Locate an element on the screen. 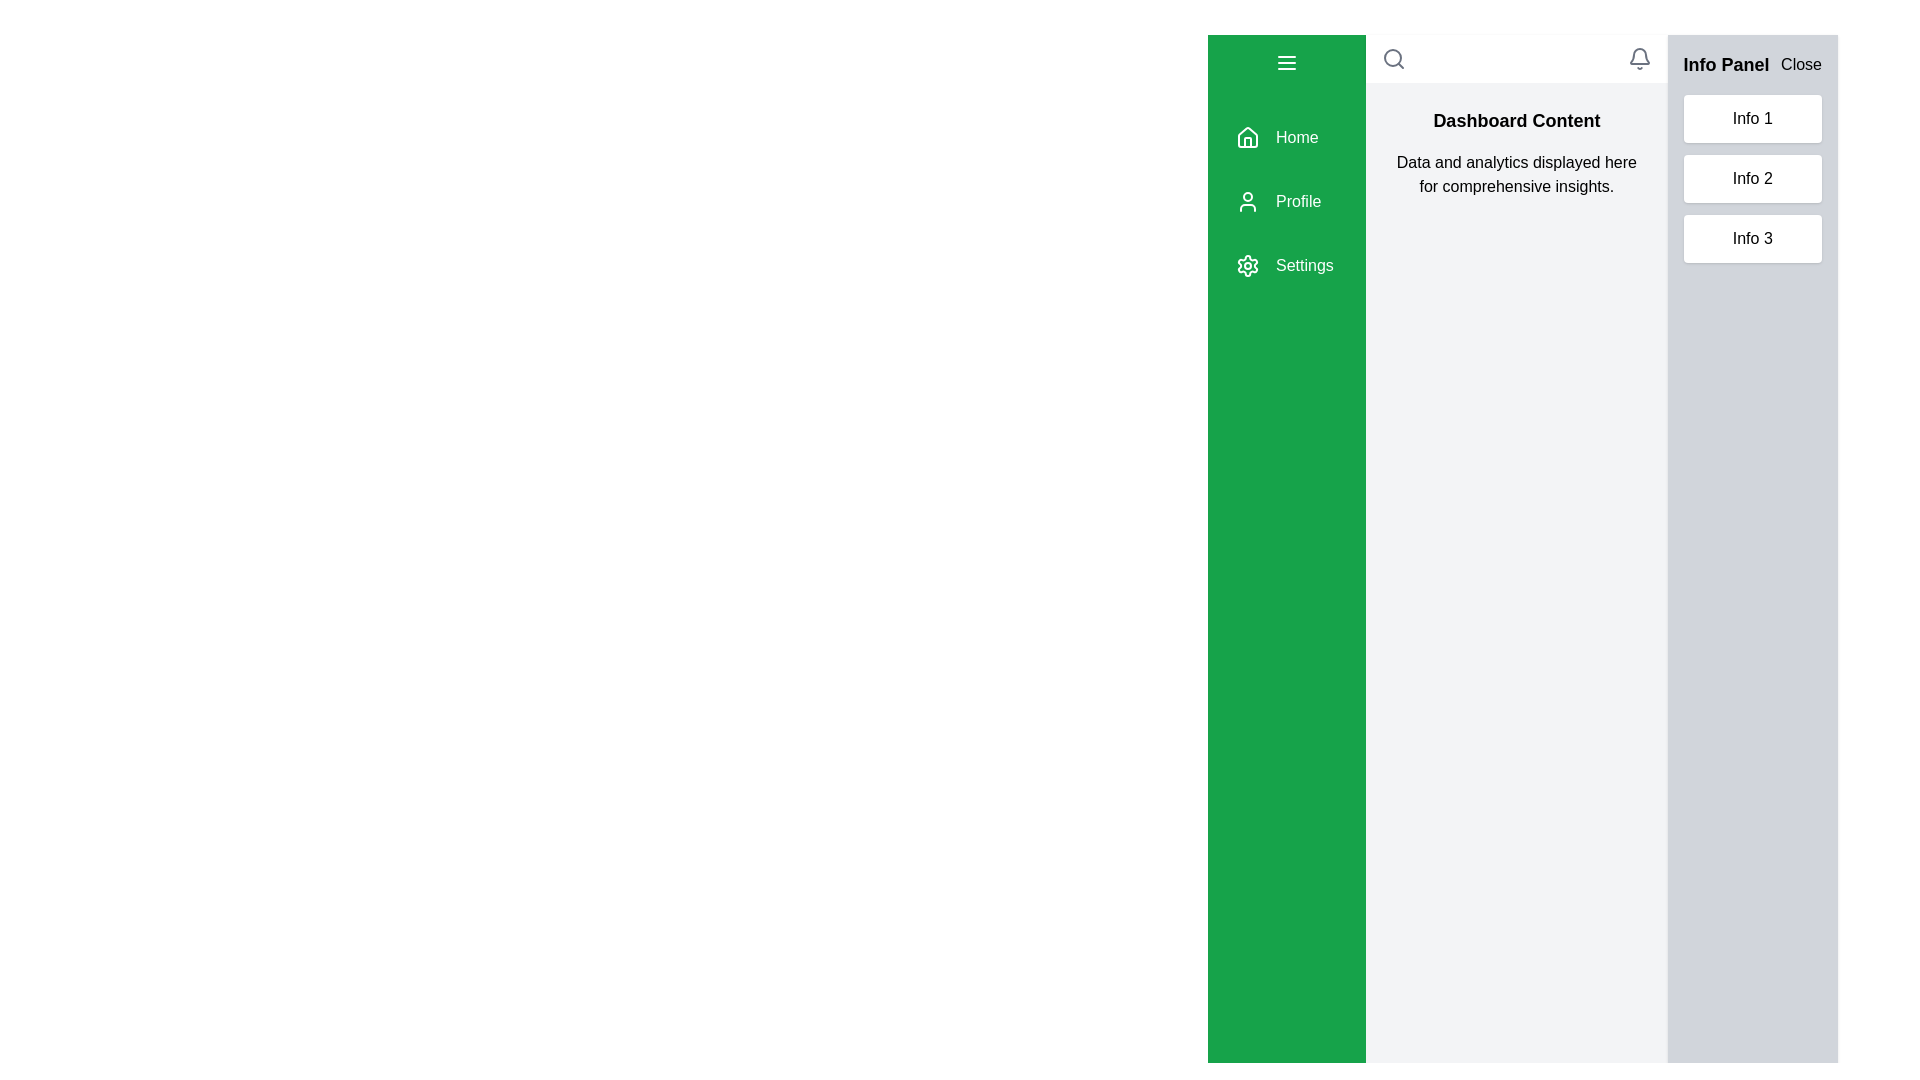 The height and width of the screenshot is (1080, 1920). the bell icon located at the top-right corner of the white header bar is located at coordinates (1639, 57).